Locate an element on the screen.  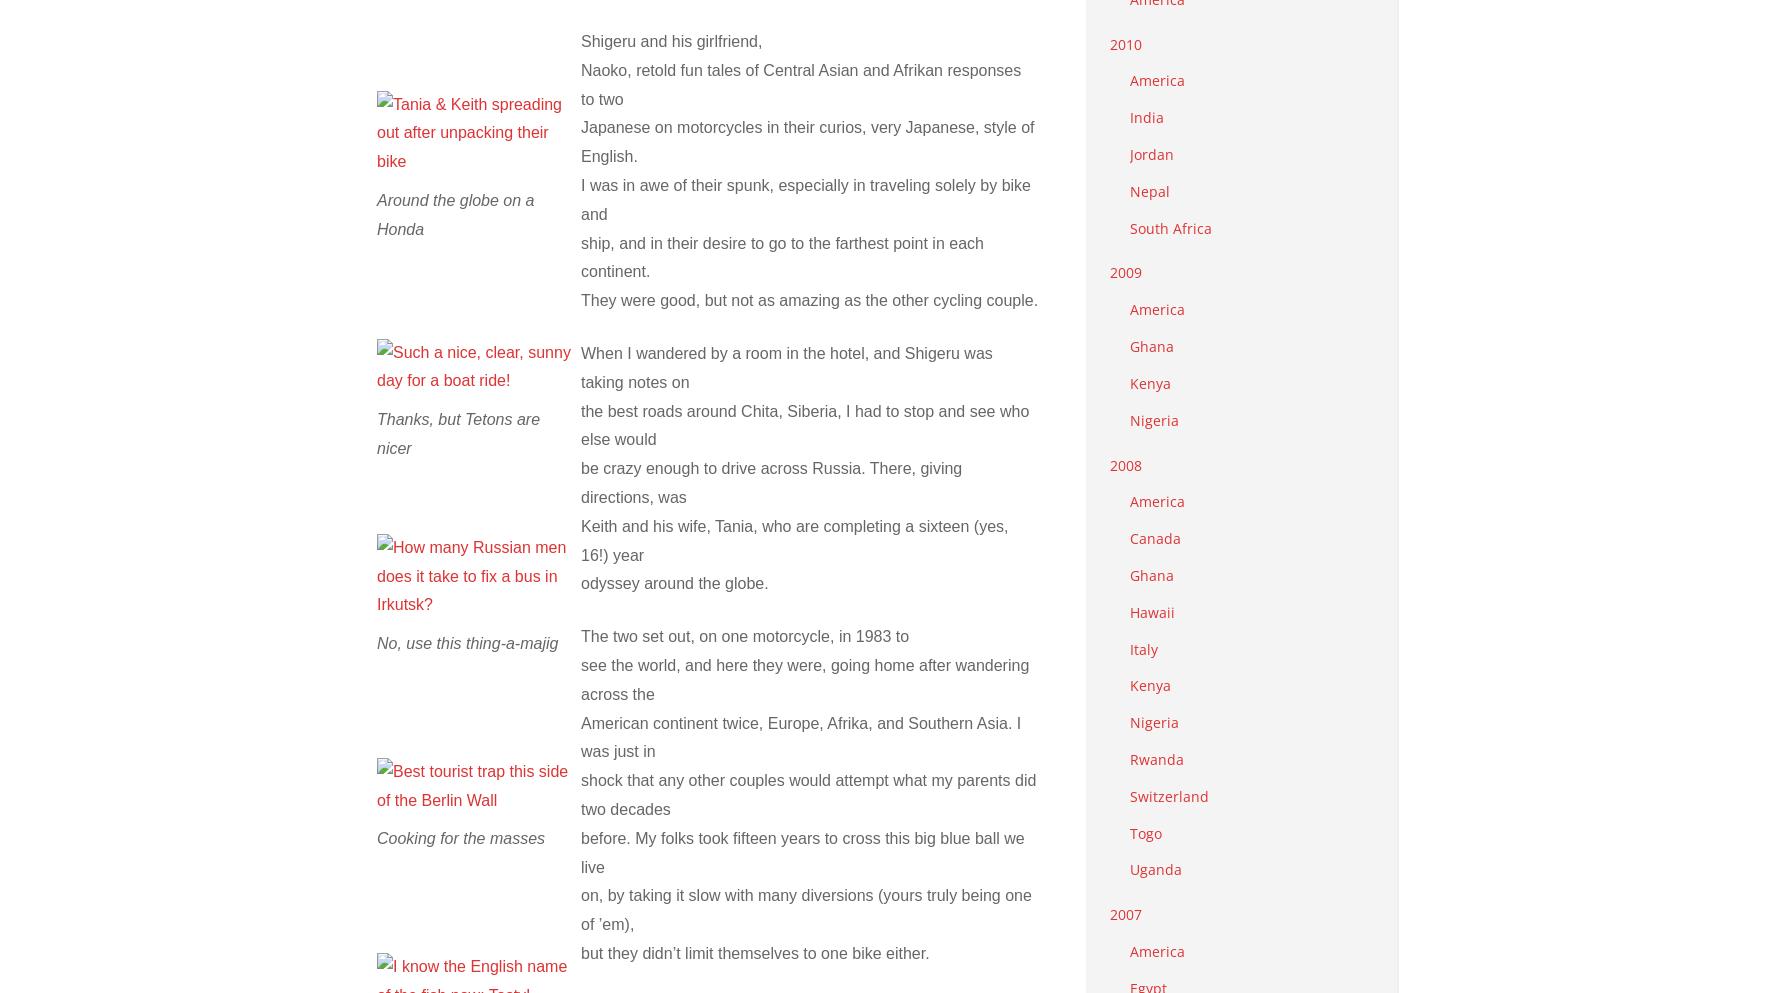
'Hawaii' is located at coordinates (1152, 611).